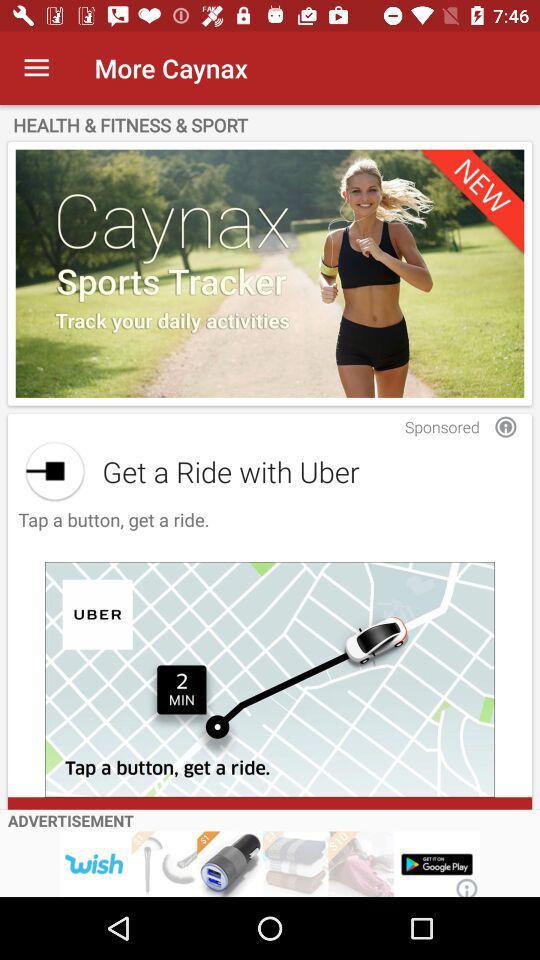 This screenshot has width=540, height=960. What do you see at coordinates (111, 529) in the screenshot?
I see `the text tap a button get a ride` at bounding box center [111, 529].